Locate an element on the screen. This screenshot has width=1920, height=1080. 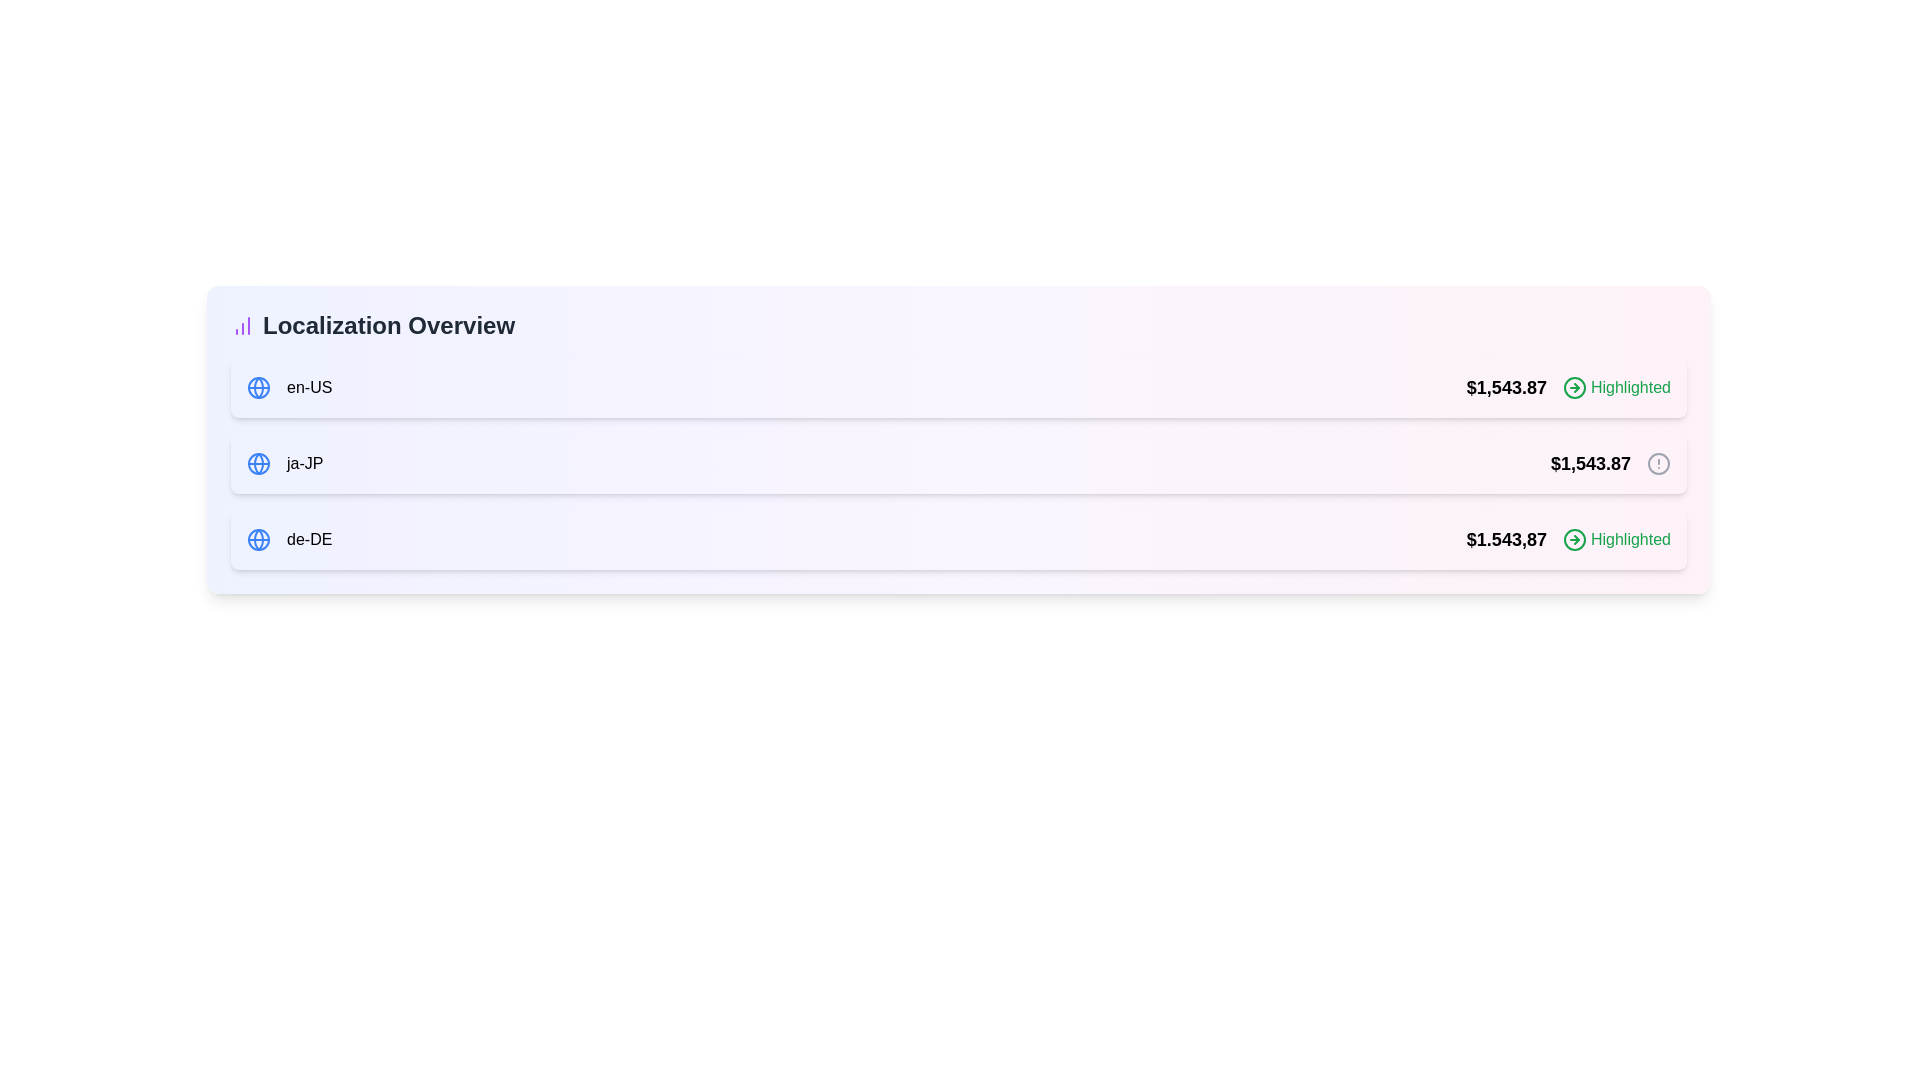
the row displaying the monetary value associated with the 'ja-JP' locale is located at coordinates (1610, 463).